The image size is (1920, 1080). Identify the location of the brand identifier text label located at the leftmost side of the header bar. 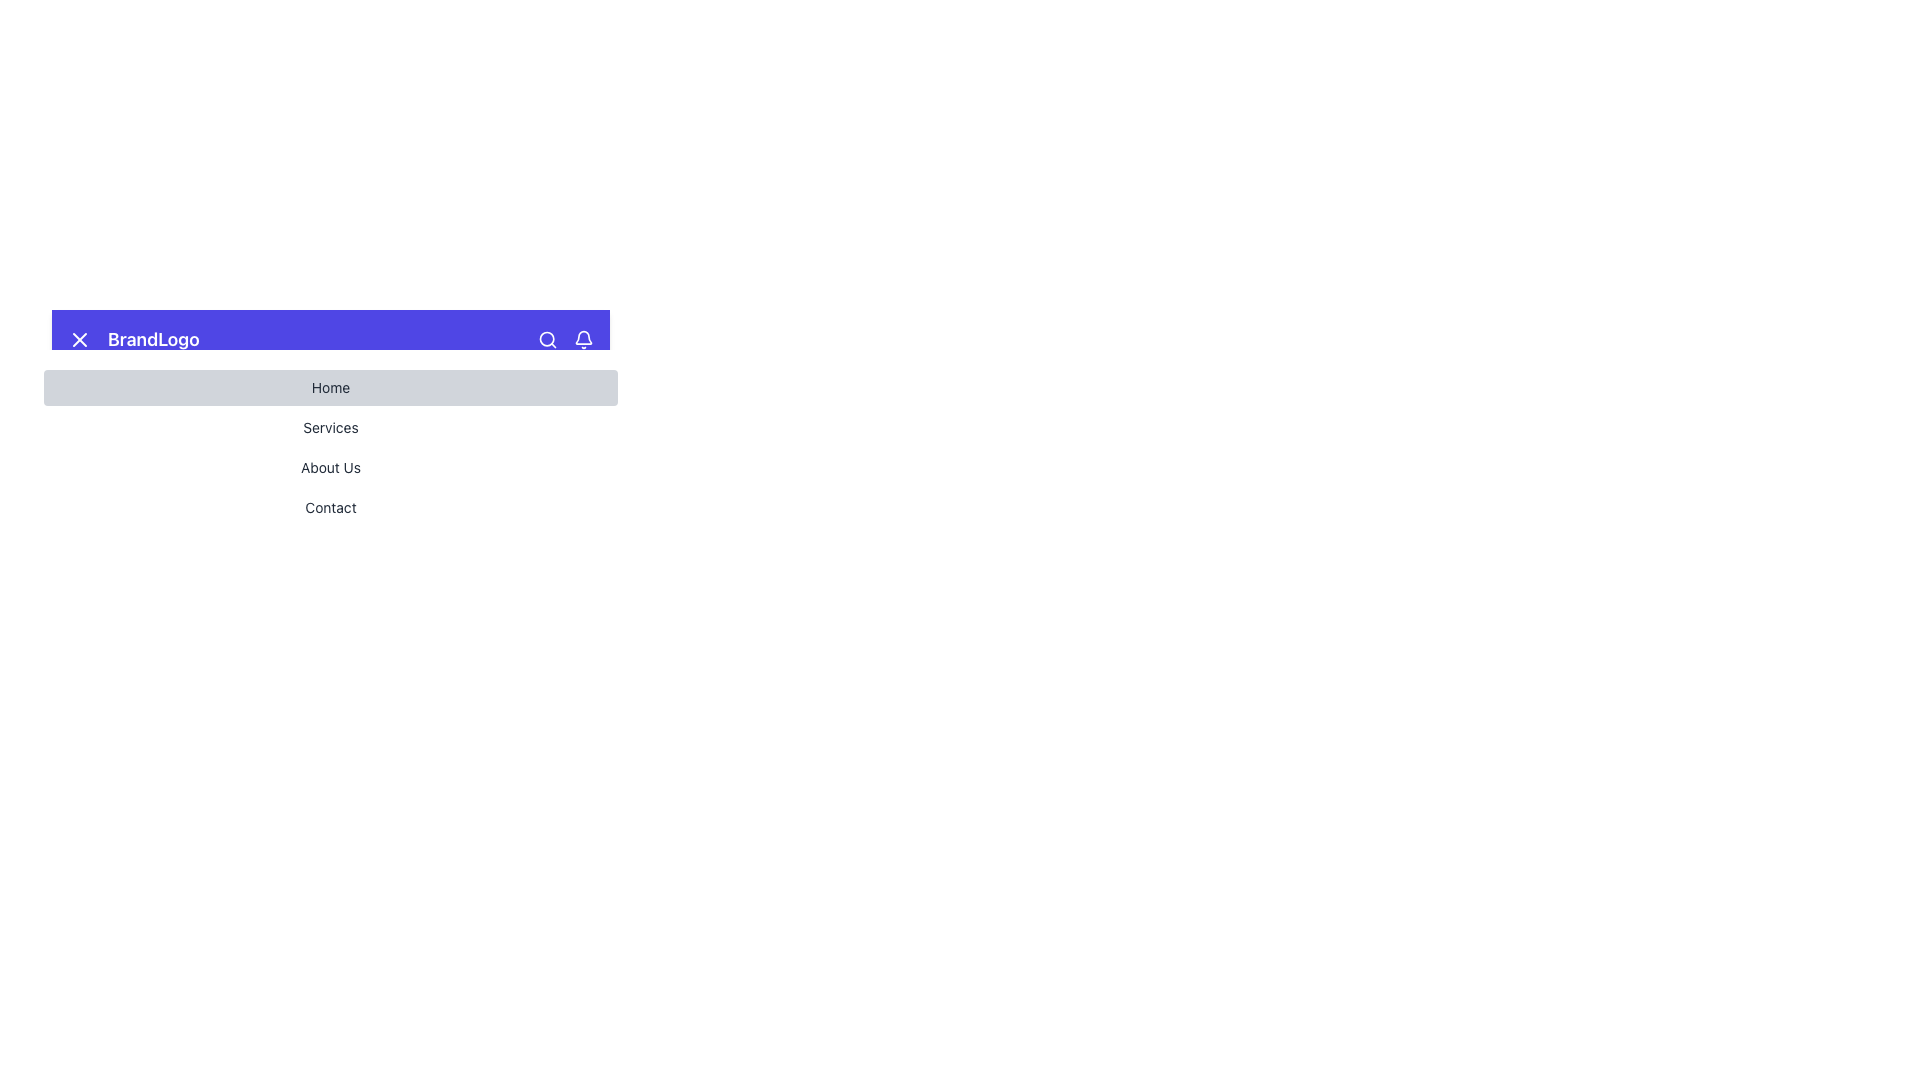
(132, 338).